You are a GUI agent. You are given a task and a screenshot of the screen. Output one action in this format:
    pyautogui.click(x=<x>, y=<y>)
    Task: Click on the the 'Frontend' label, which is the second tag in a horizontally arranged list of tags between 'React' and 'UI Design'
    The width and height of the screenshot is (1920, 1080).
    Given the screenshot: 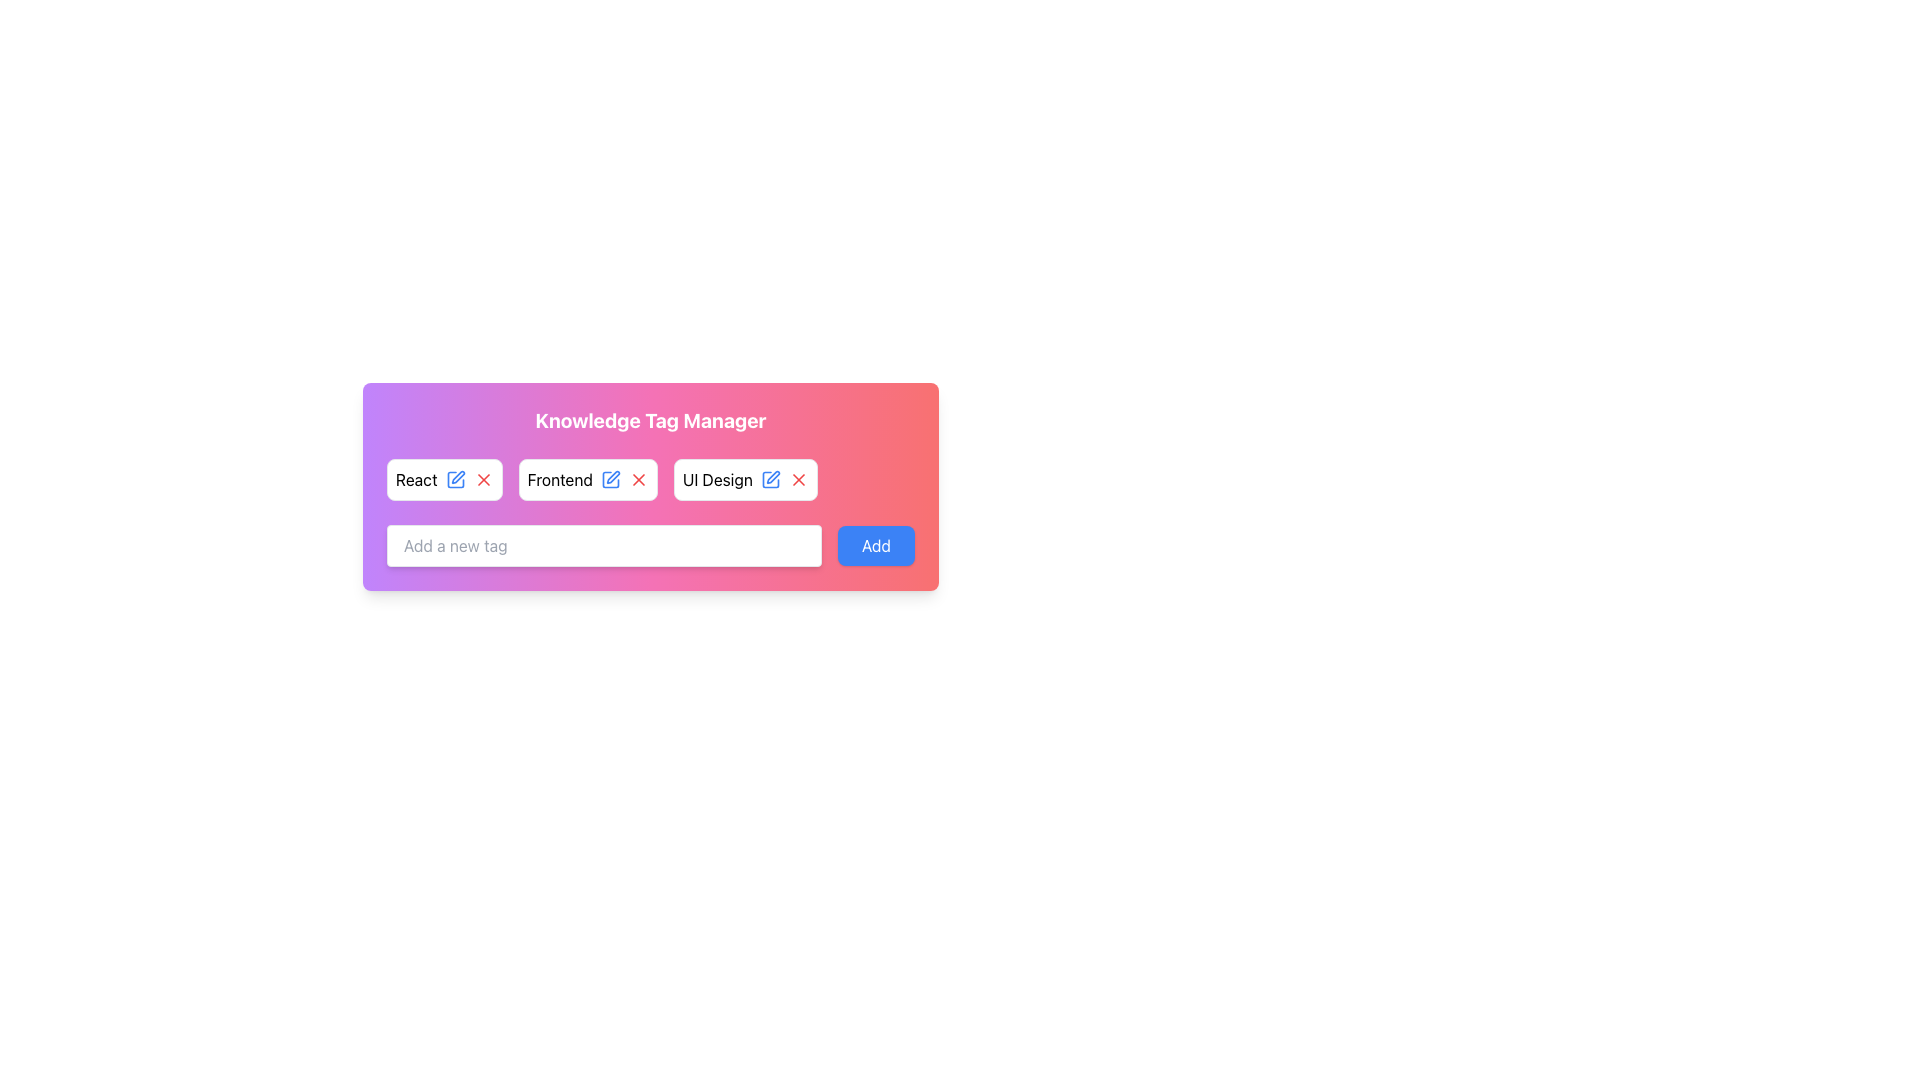 What is the action you would take?
    pyautogui.click(x=560, y=479)
    